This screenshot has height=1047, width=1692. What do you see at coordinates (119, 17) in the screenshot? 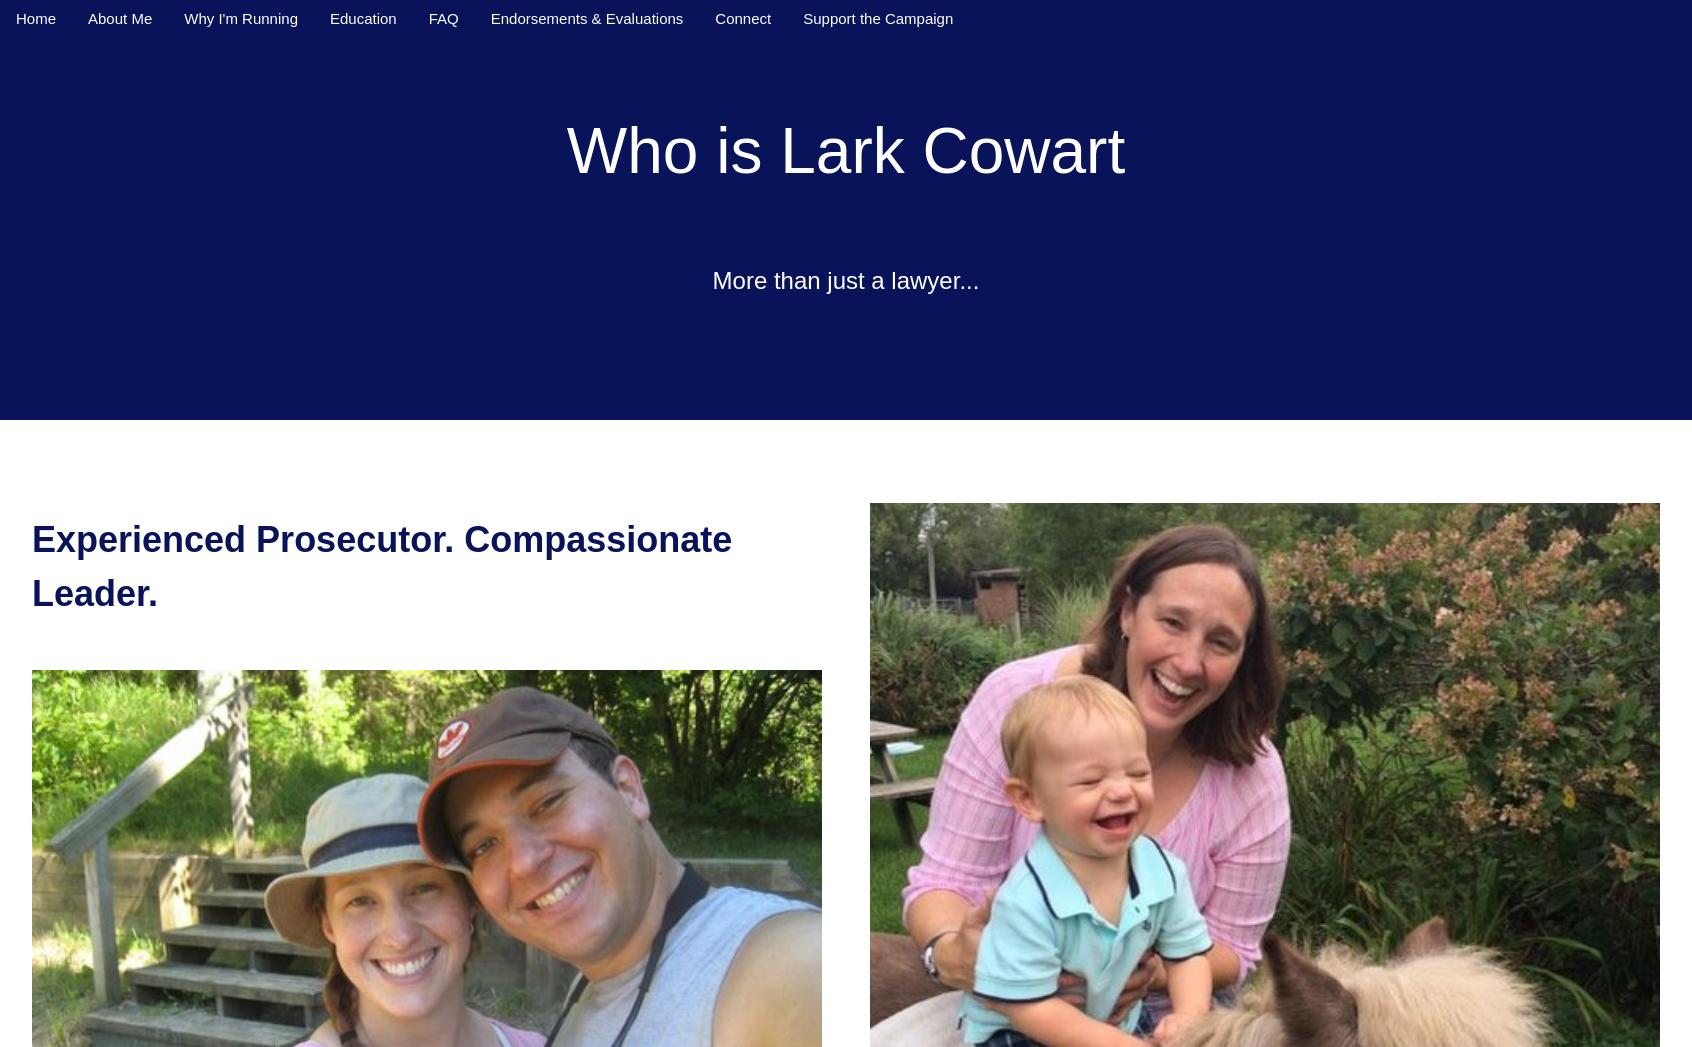
I see `'About Me'` at bounding box center [119, 17].